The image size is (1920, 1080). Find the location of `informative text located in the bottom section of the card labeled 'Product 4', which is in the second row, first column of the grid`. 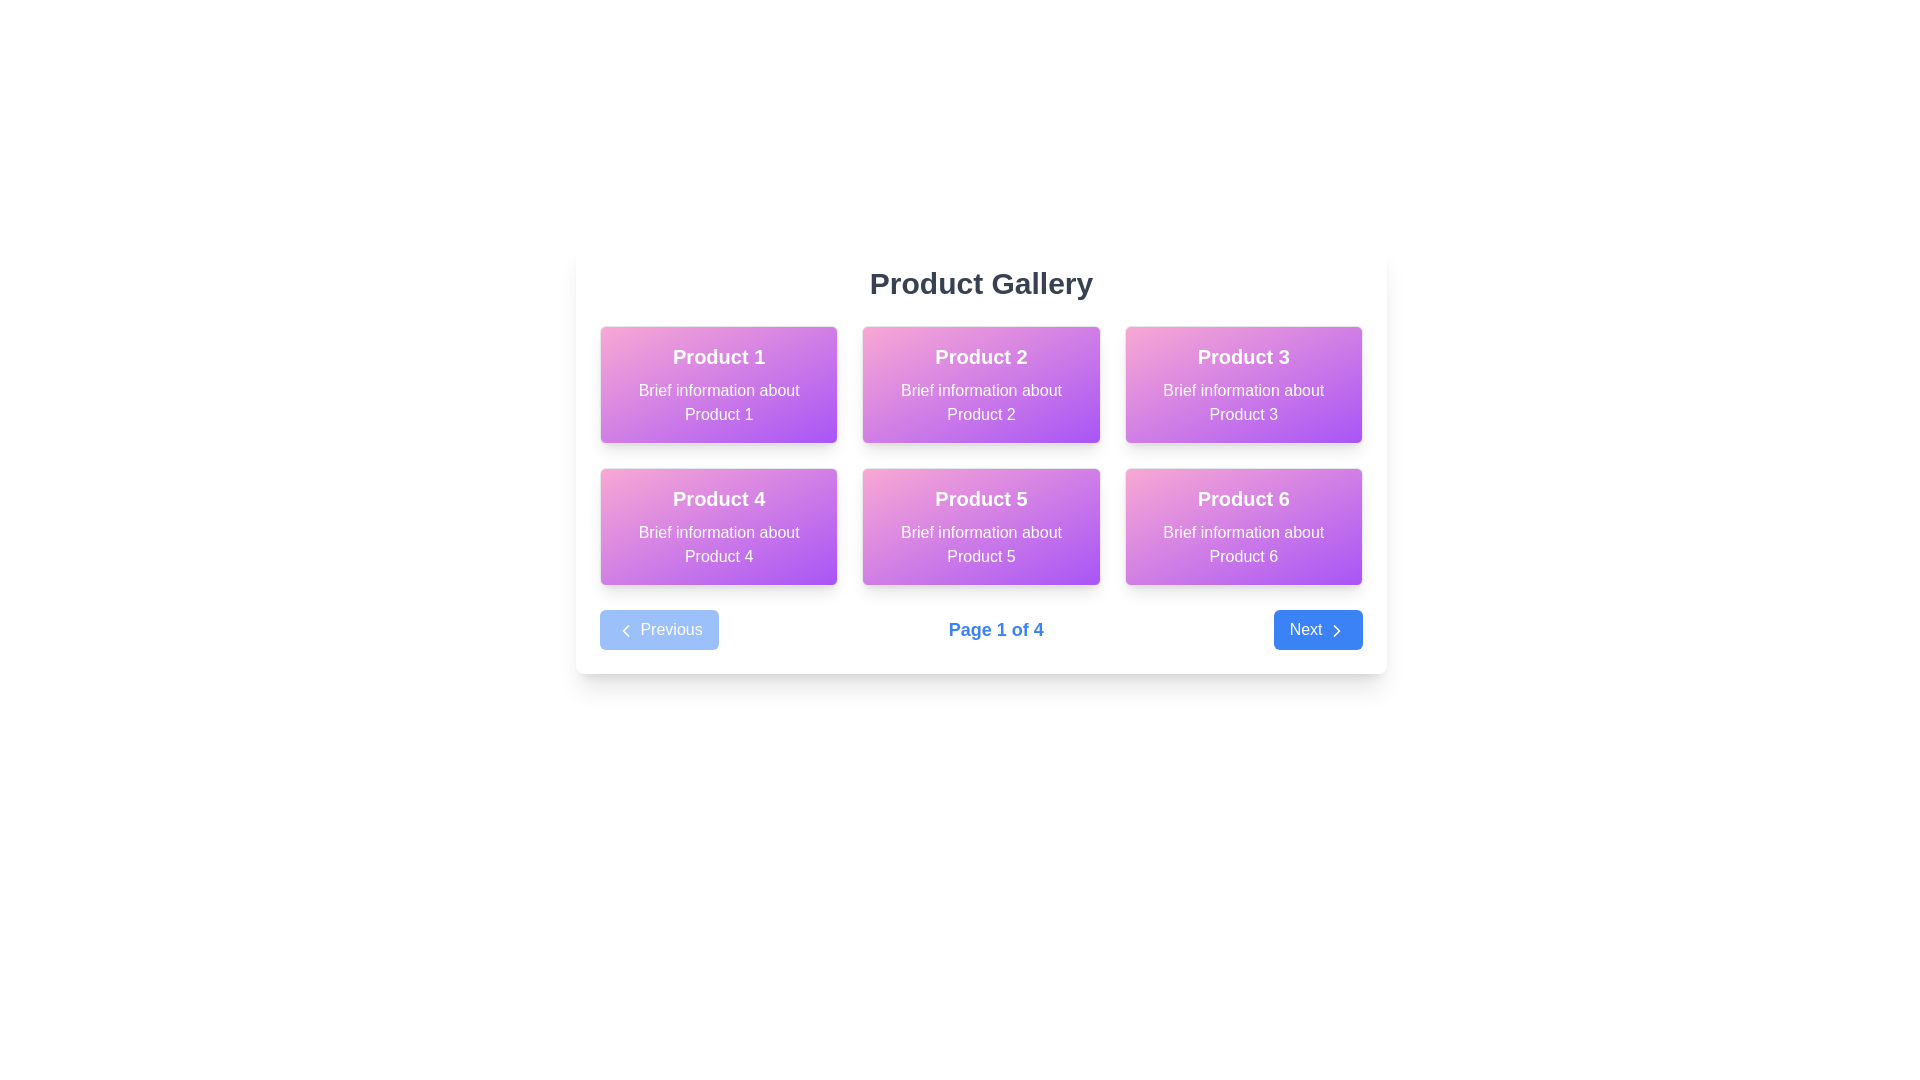

informative text located in the bottom section of the card labeled 'Product 4', which is in the second row, first column of the grid is located at coordinates (719, 544).